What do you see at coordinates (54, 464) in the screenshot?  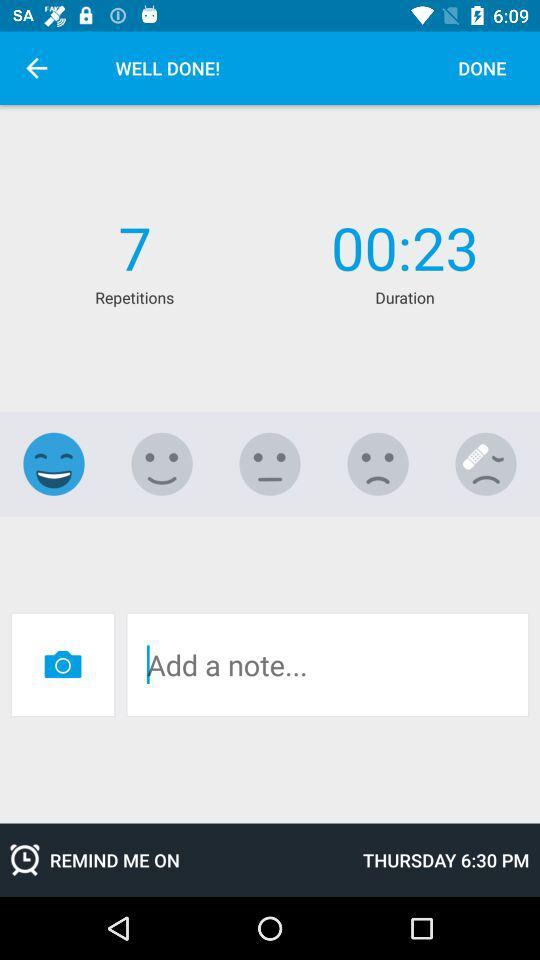 I see `the emoji icon` at bounding box center [54, 464].